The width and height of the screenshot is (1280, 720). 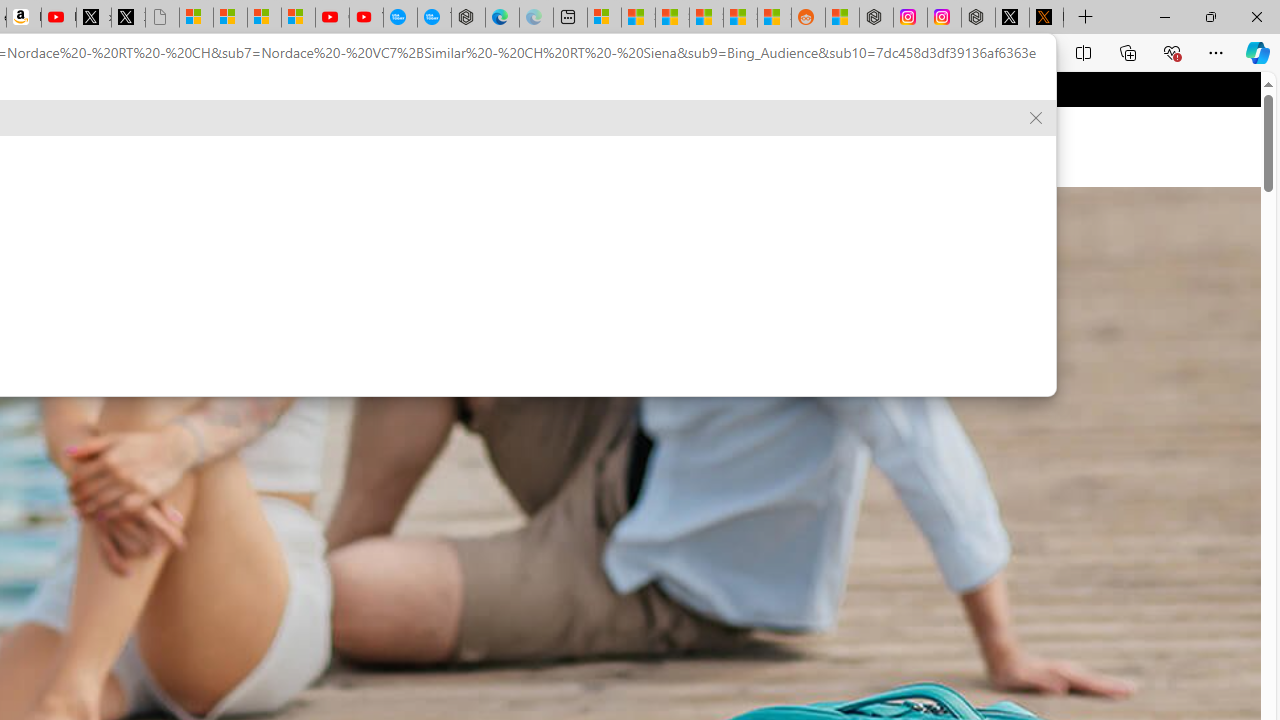 What do you see at coordinates (1171, 51) in the screenshot?
I see `'Browser essentials'` at bounding box center [1171, 51].